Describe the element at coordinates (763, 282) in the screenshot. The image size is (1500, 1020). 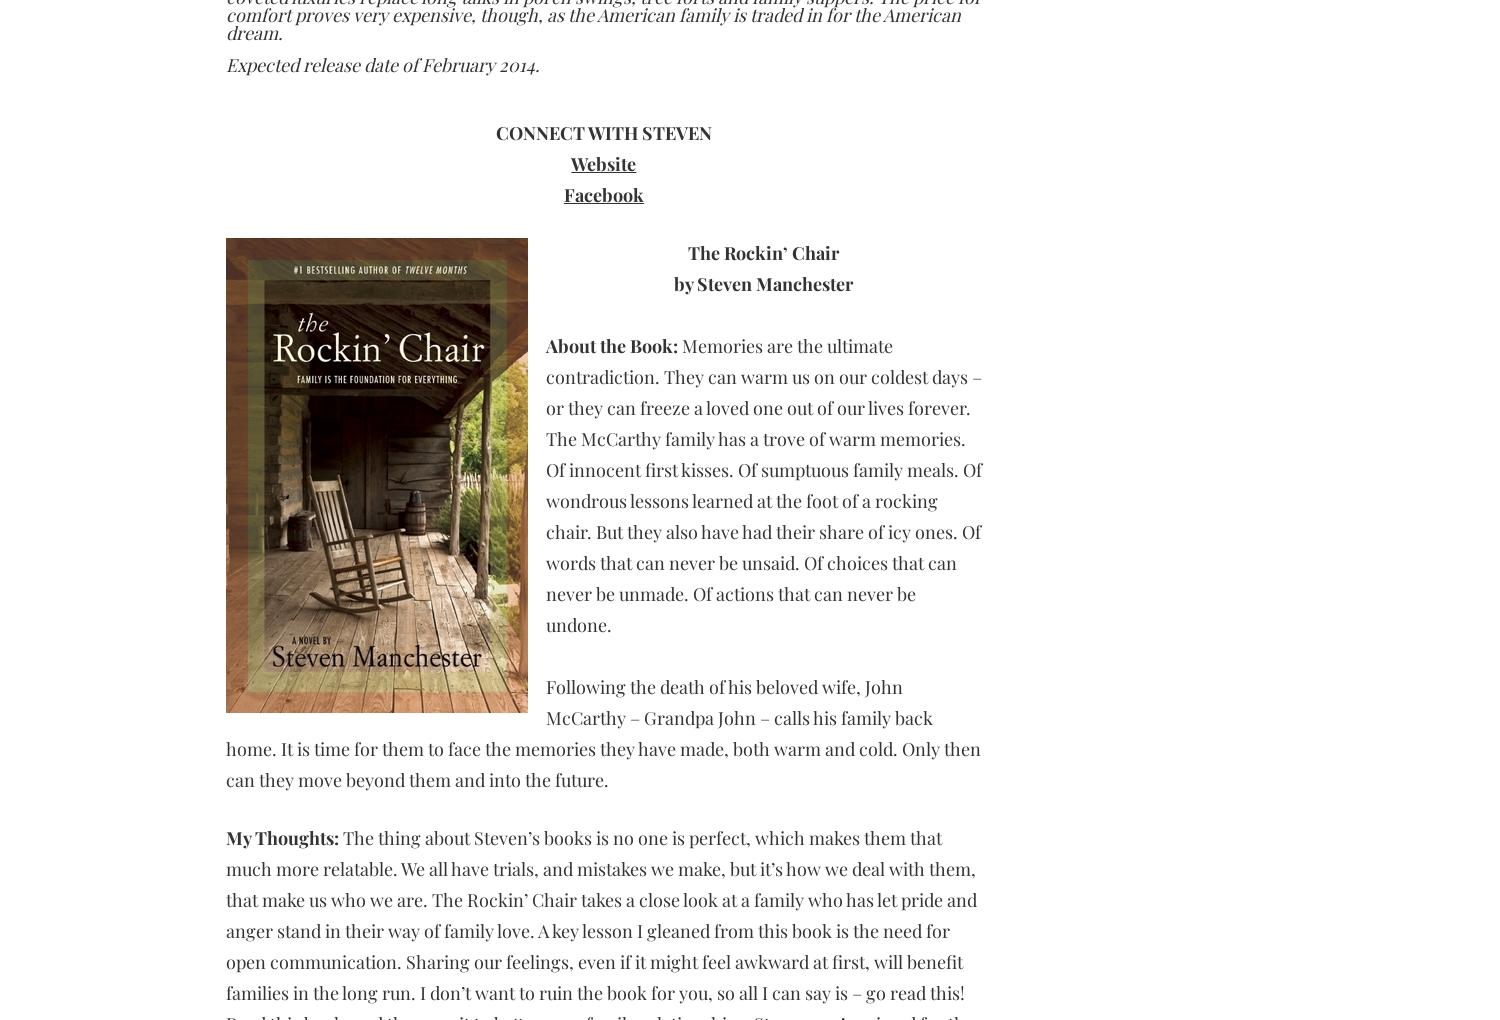
I see `'by Steven Manchester'` at that location.